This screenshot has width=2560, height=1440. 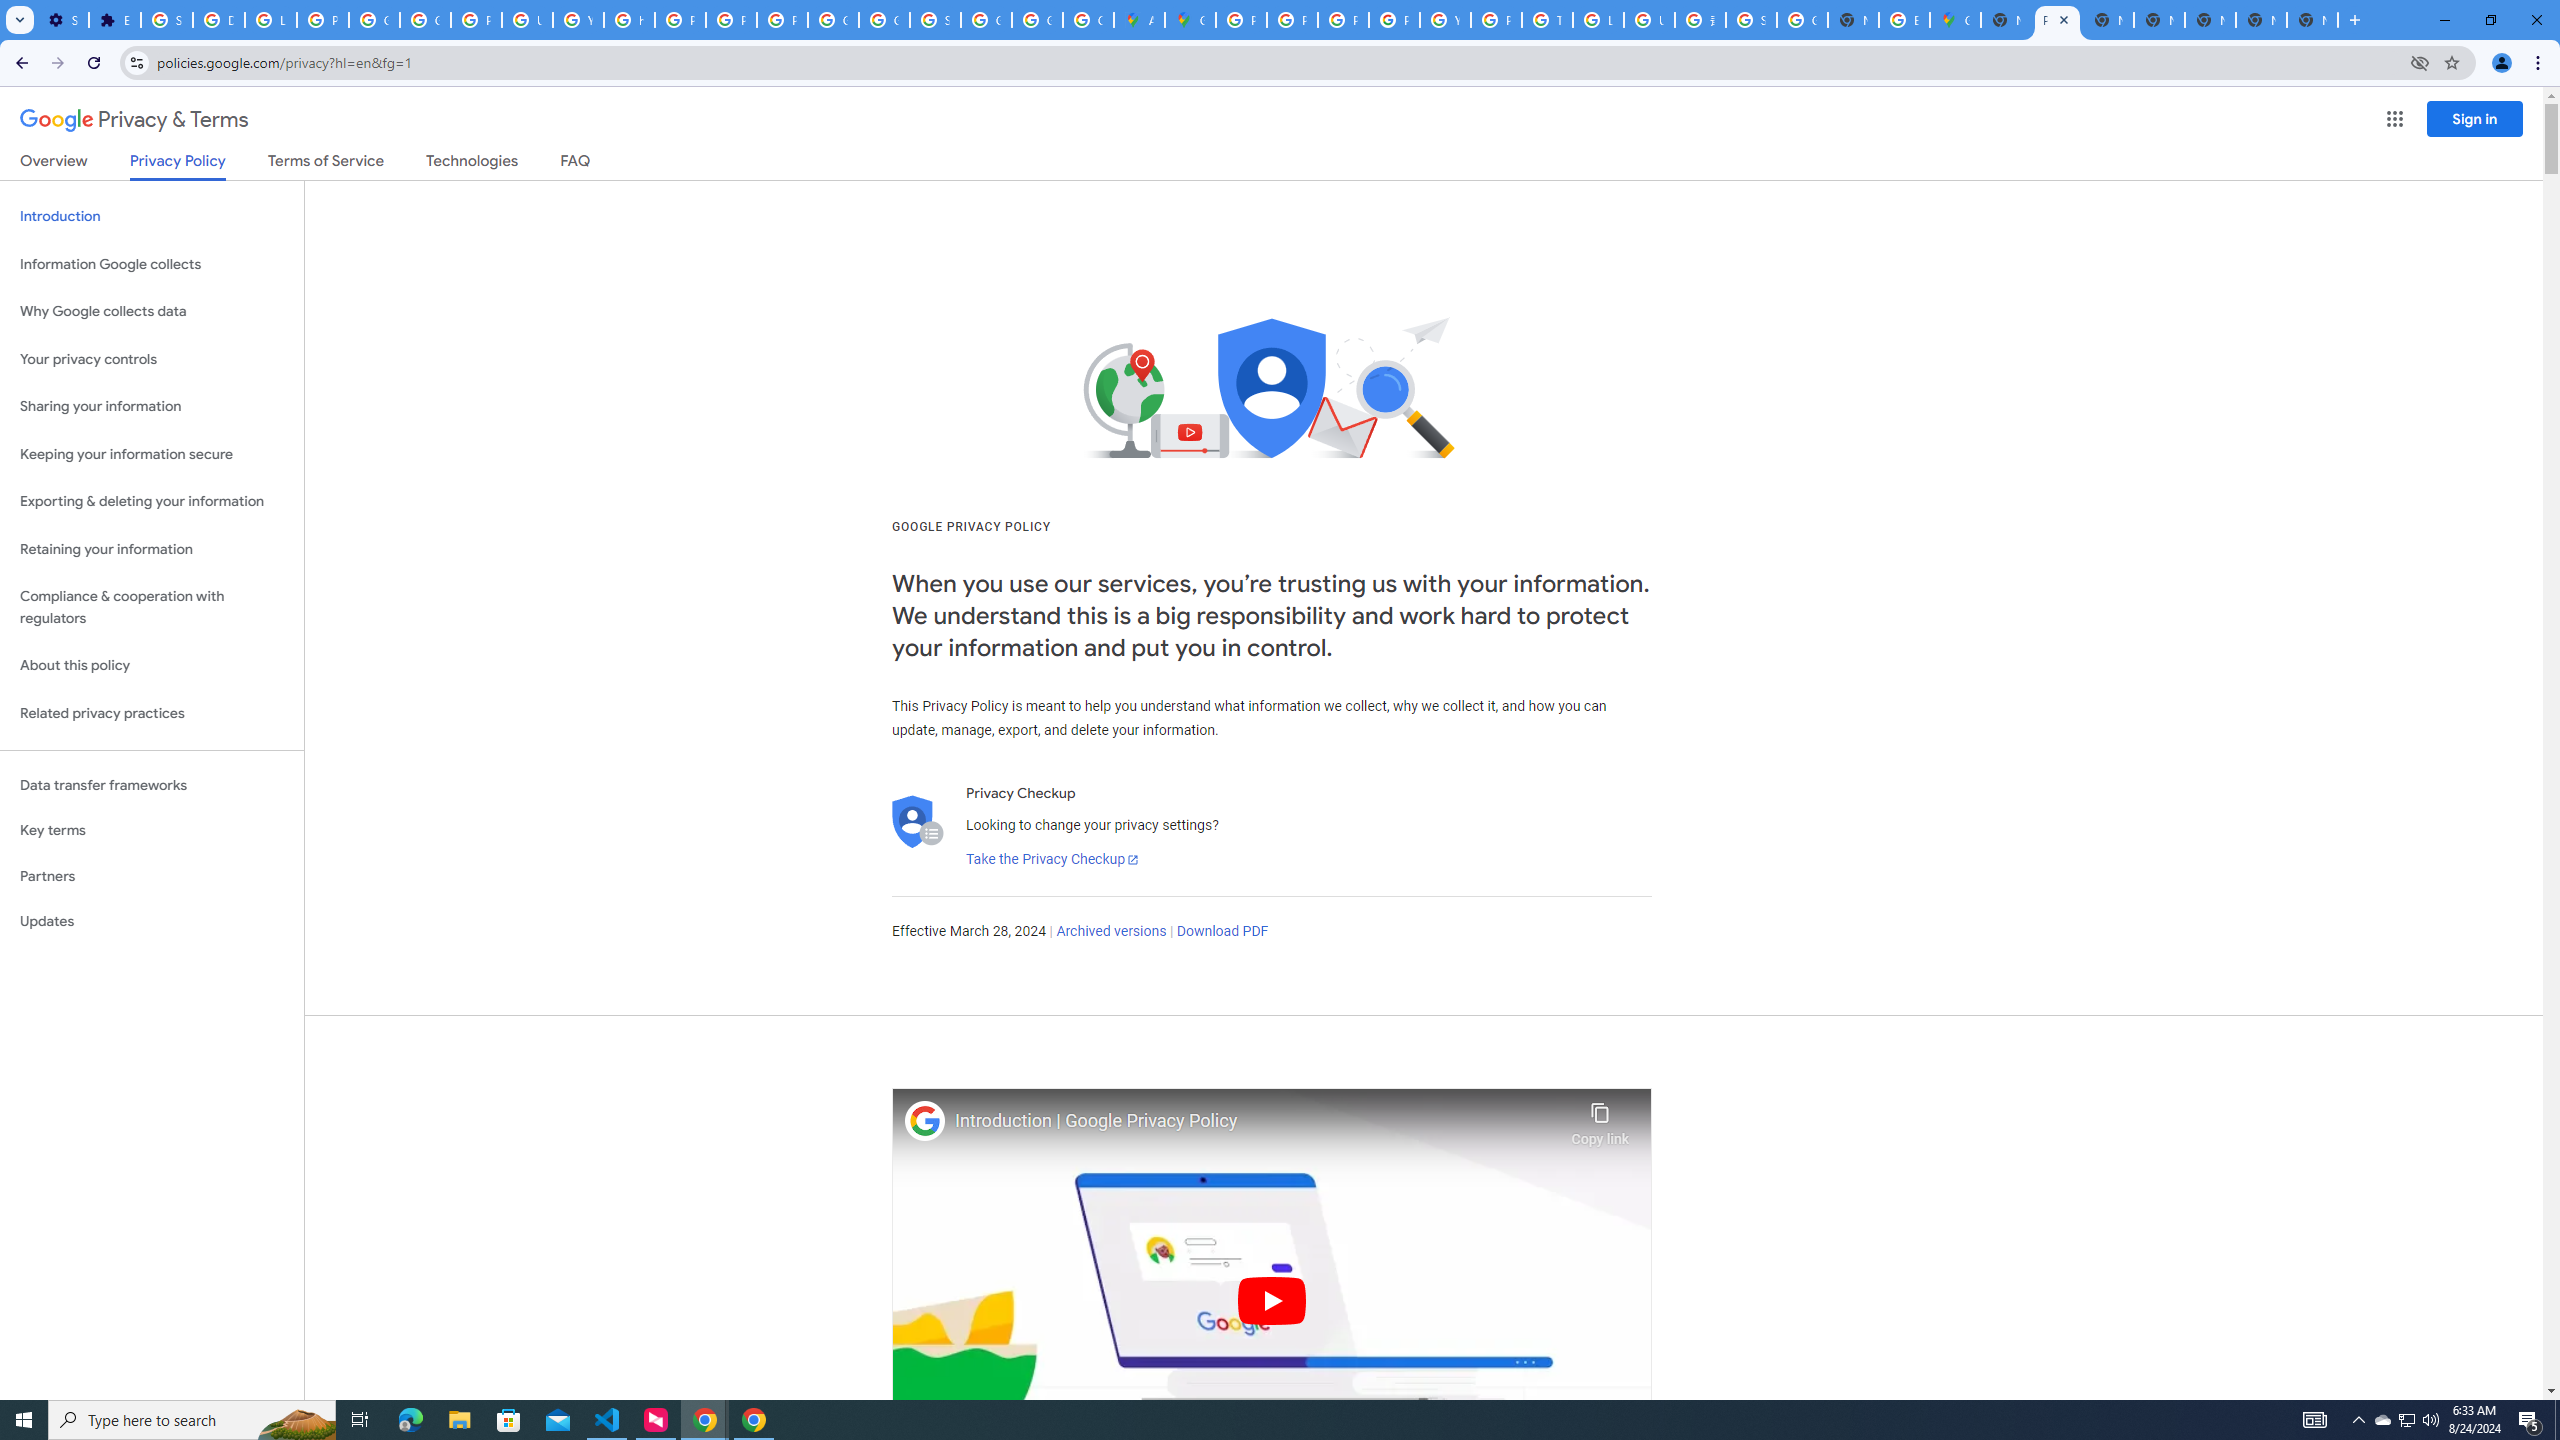 I want to click on 'Keeping your information secure', so click(x=151, y=455).